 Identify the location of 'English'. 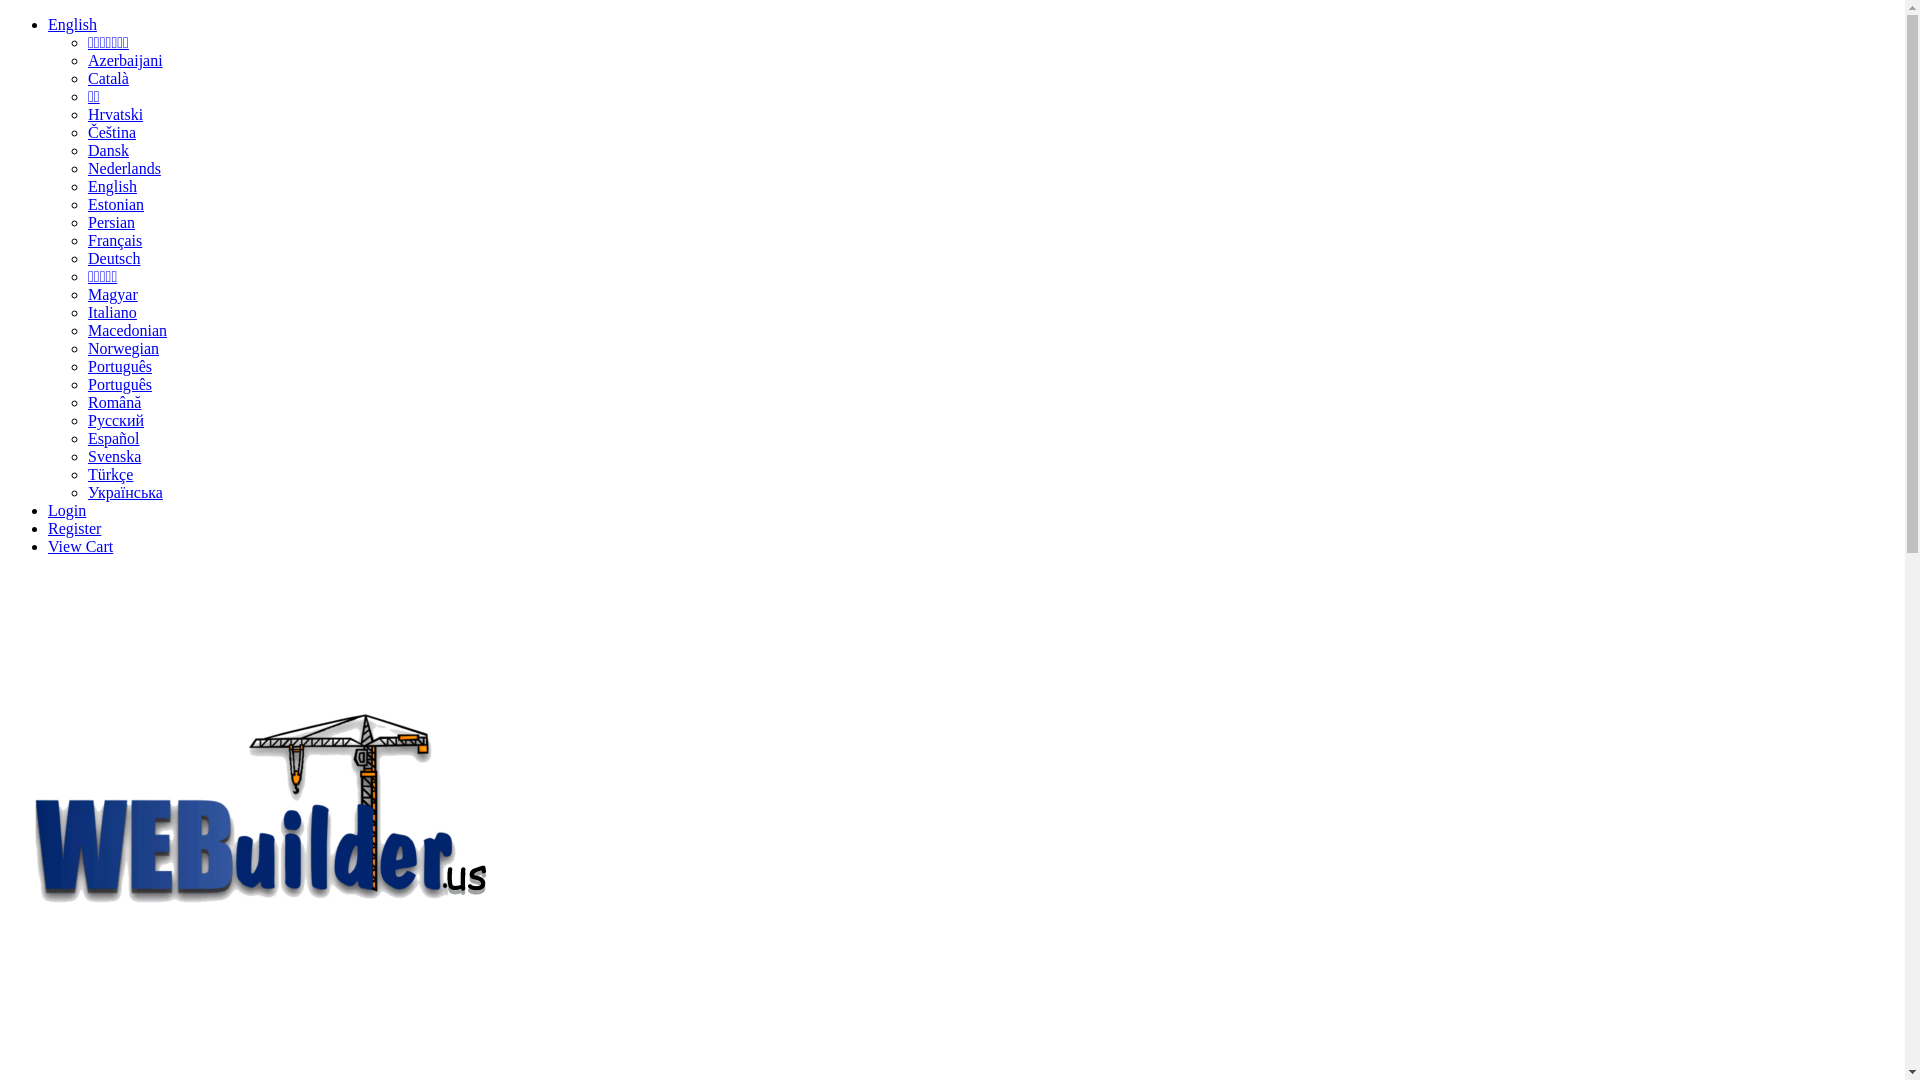
(111, 186).